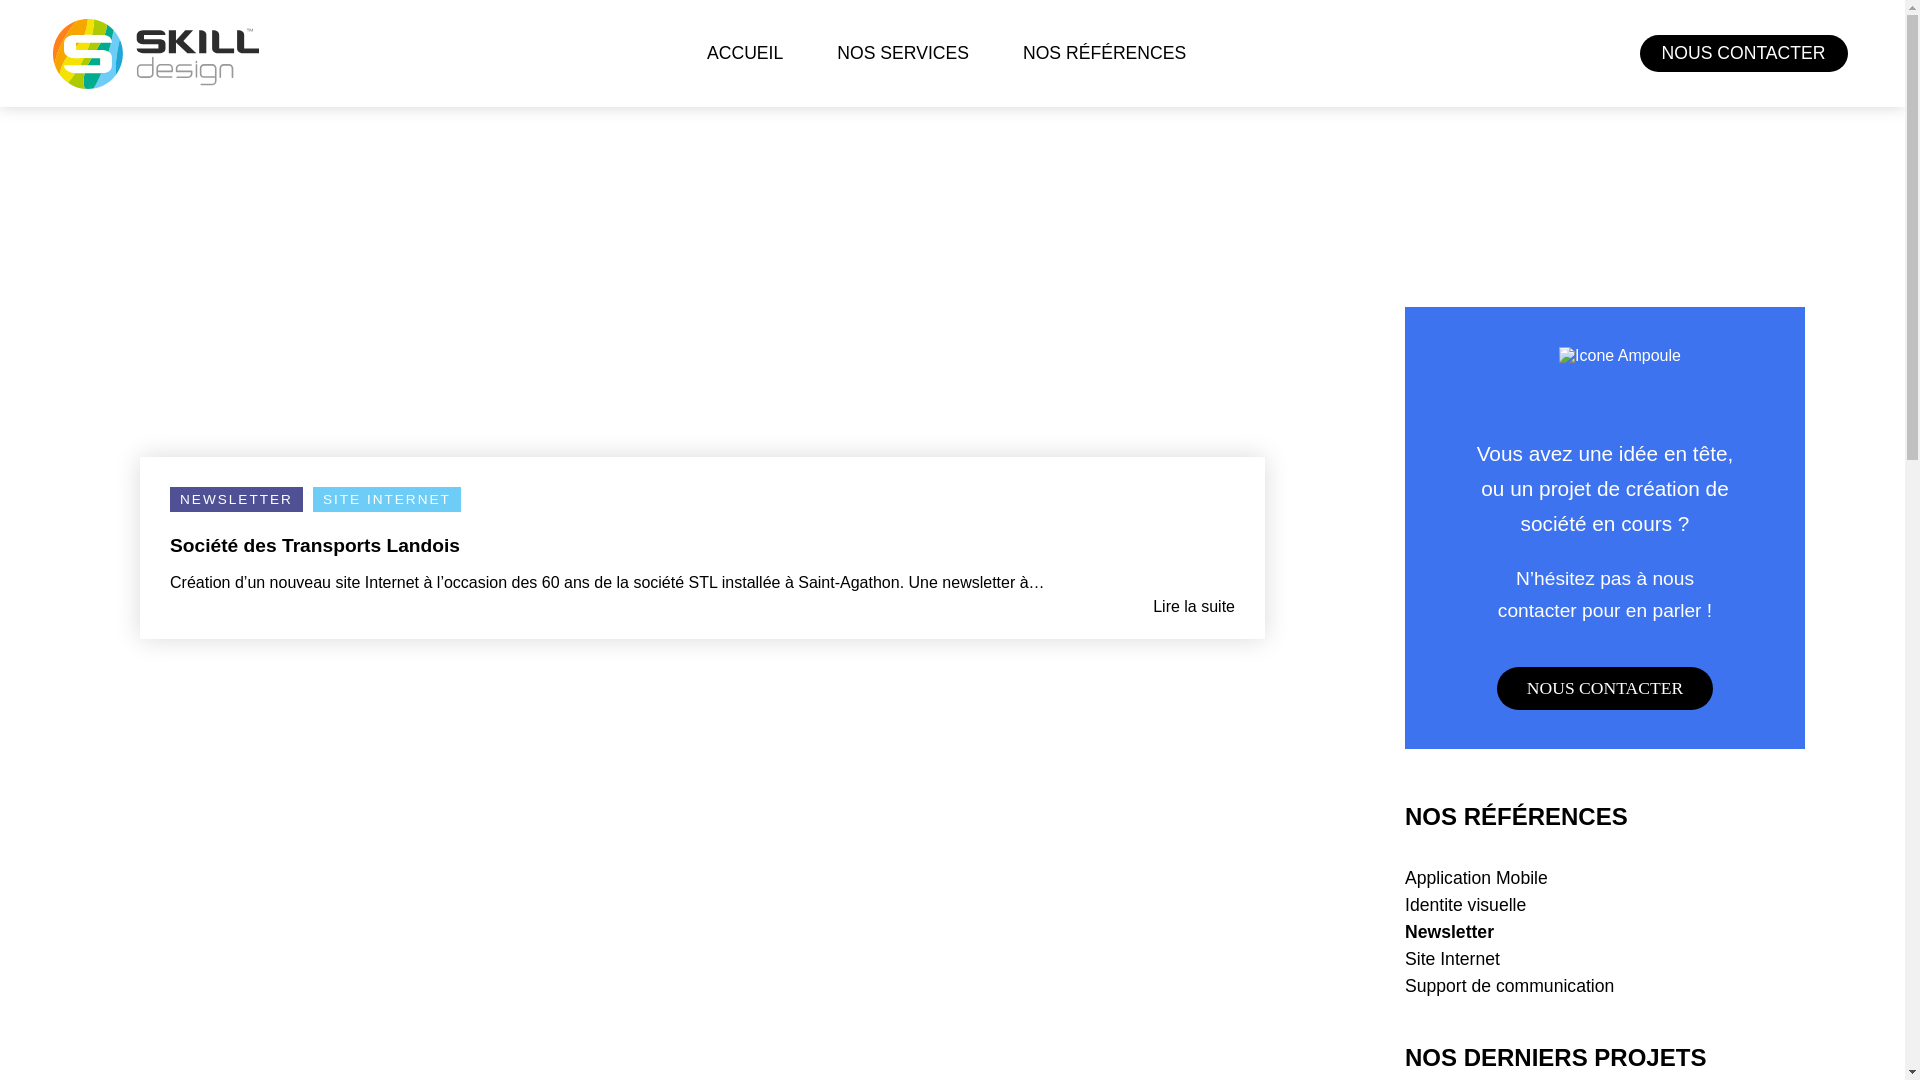  What do you see at coordinates (1742, 52) in the screenshot?
I see `'NOUS CONTACTER'` at bounding box center [1742, 52].